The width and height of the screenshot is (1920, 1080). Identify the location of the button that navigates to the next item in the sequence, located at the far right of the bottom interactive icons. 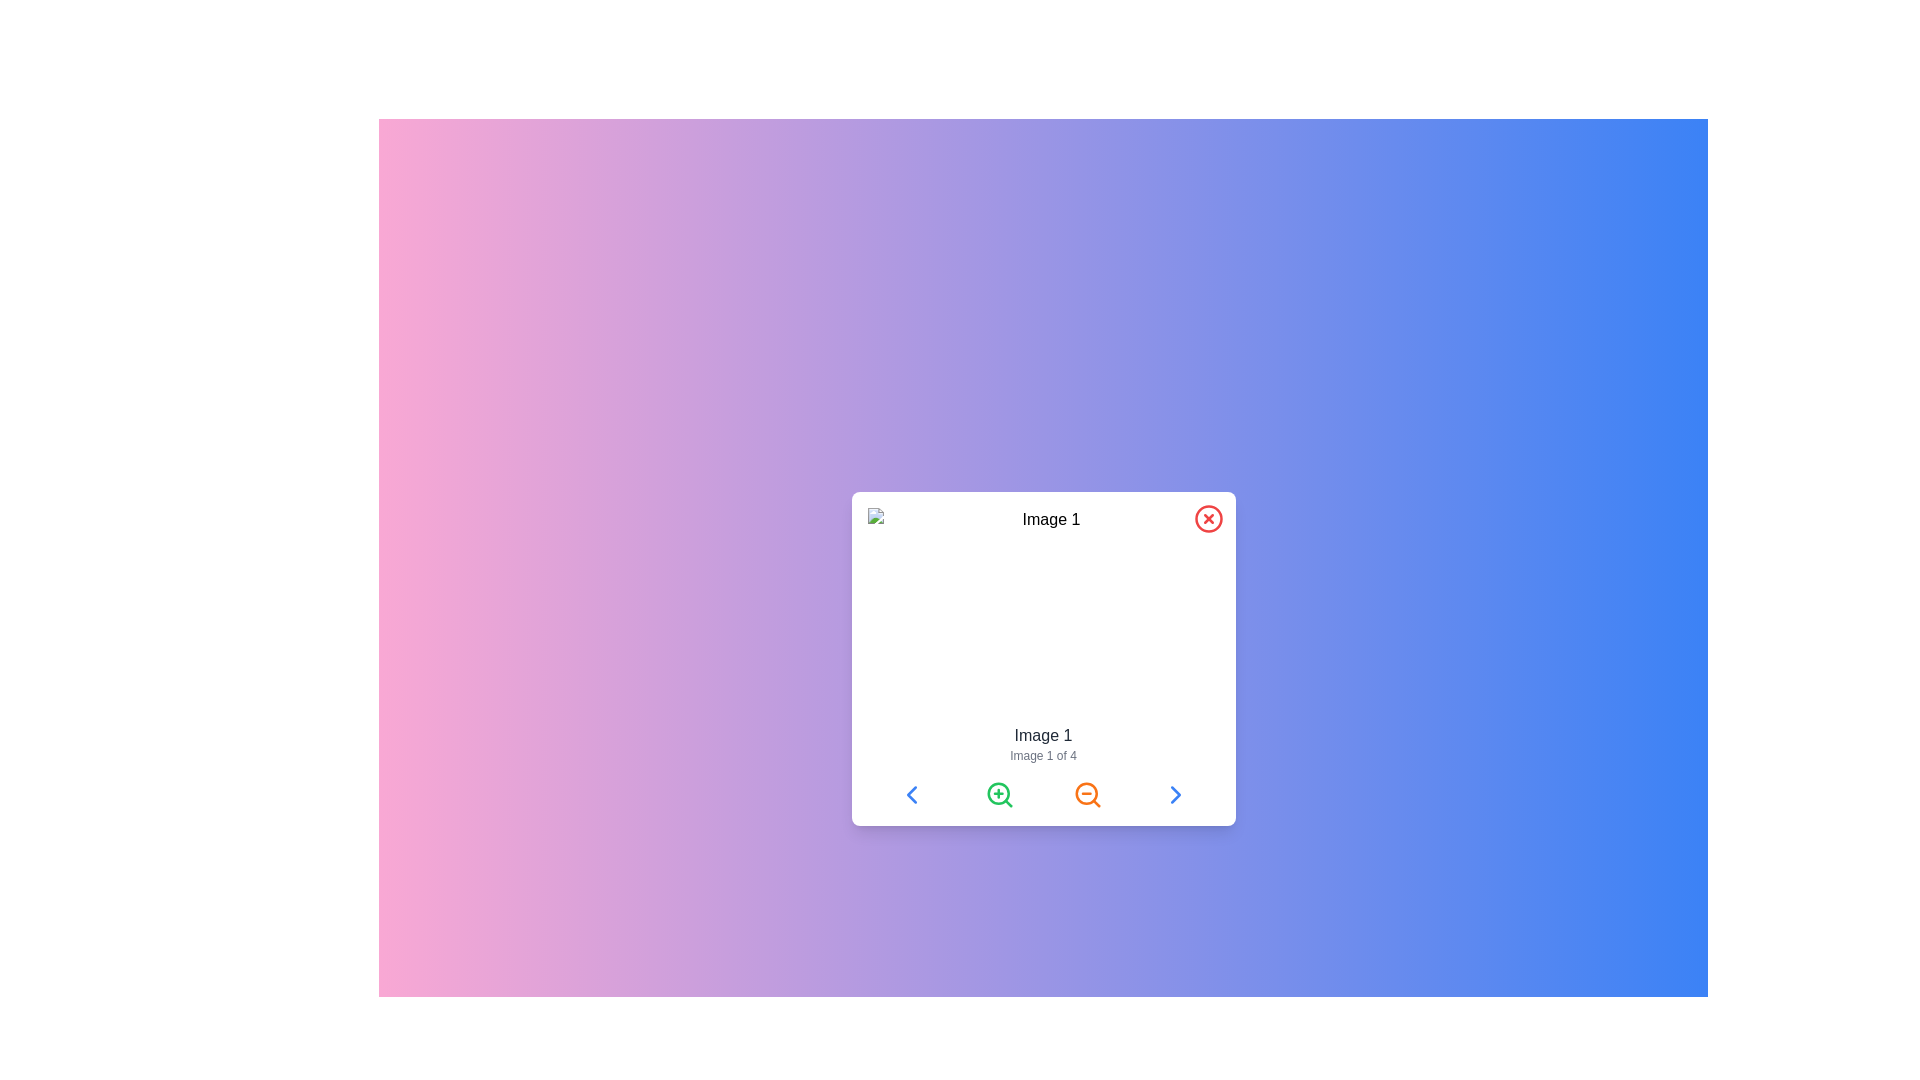
(1175, 793).